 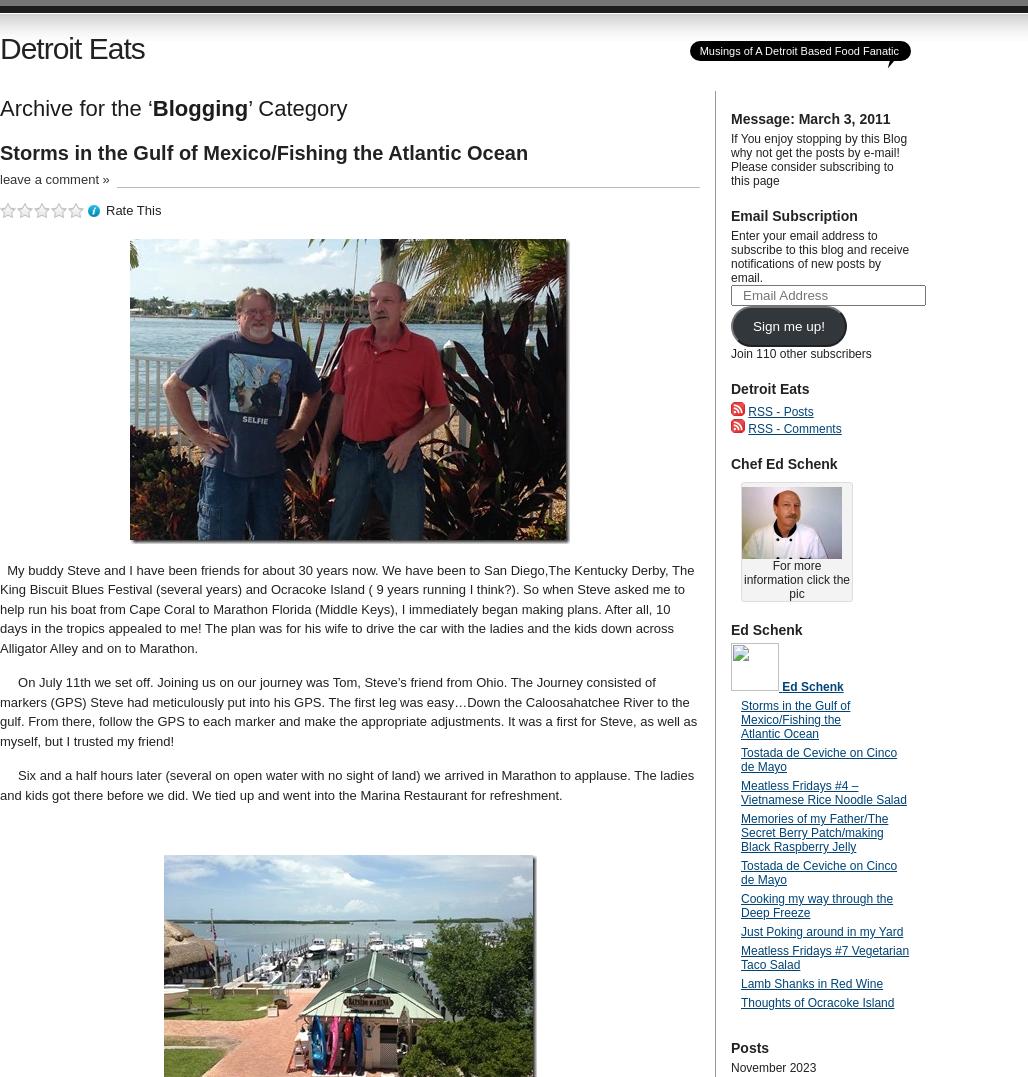 What do you see at coordinates (133, 210) in the screenshot?
I see `'Rate This'` at bounding box center [133, 210].